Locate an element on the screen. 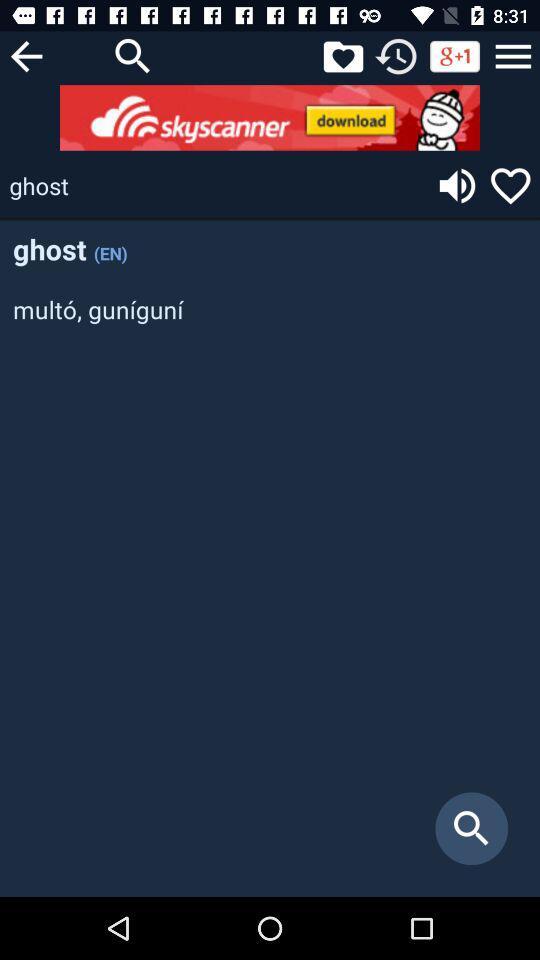  the search icon is located at coordinates (133, 55).